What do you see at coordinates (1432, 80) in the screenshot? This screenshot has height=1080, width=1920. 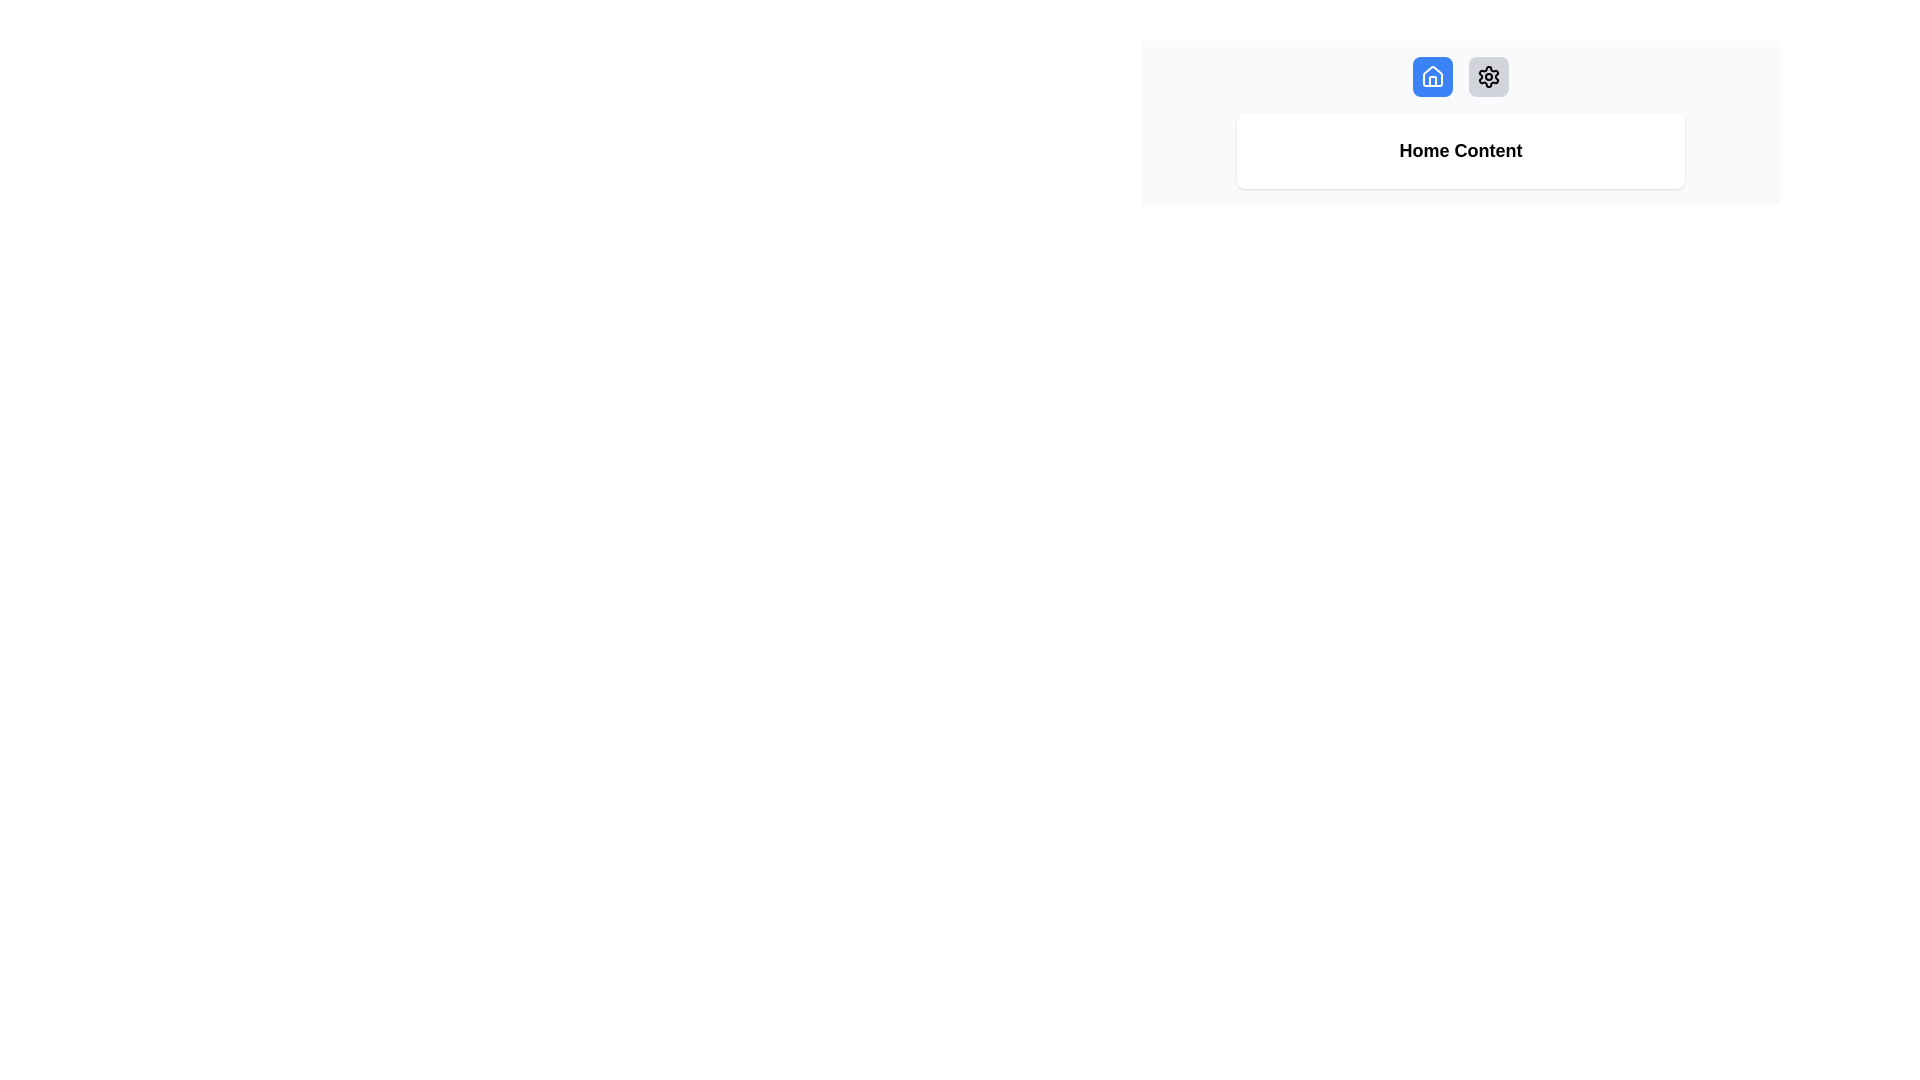 I see `the vertically oriented rectangular navigation button resembling a miniature house` at bounding box center [1432, 80].